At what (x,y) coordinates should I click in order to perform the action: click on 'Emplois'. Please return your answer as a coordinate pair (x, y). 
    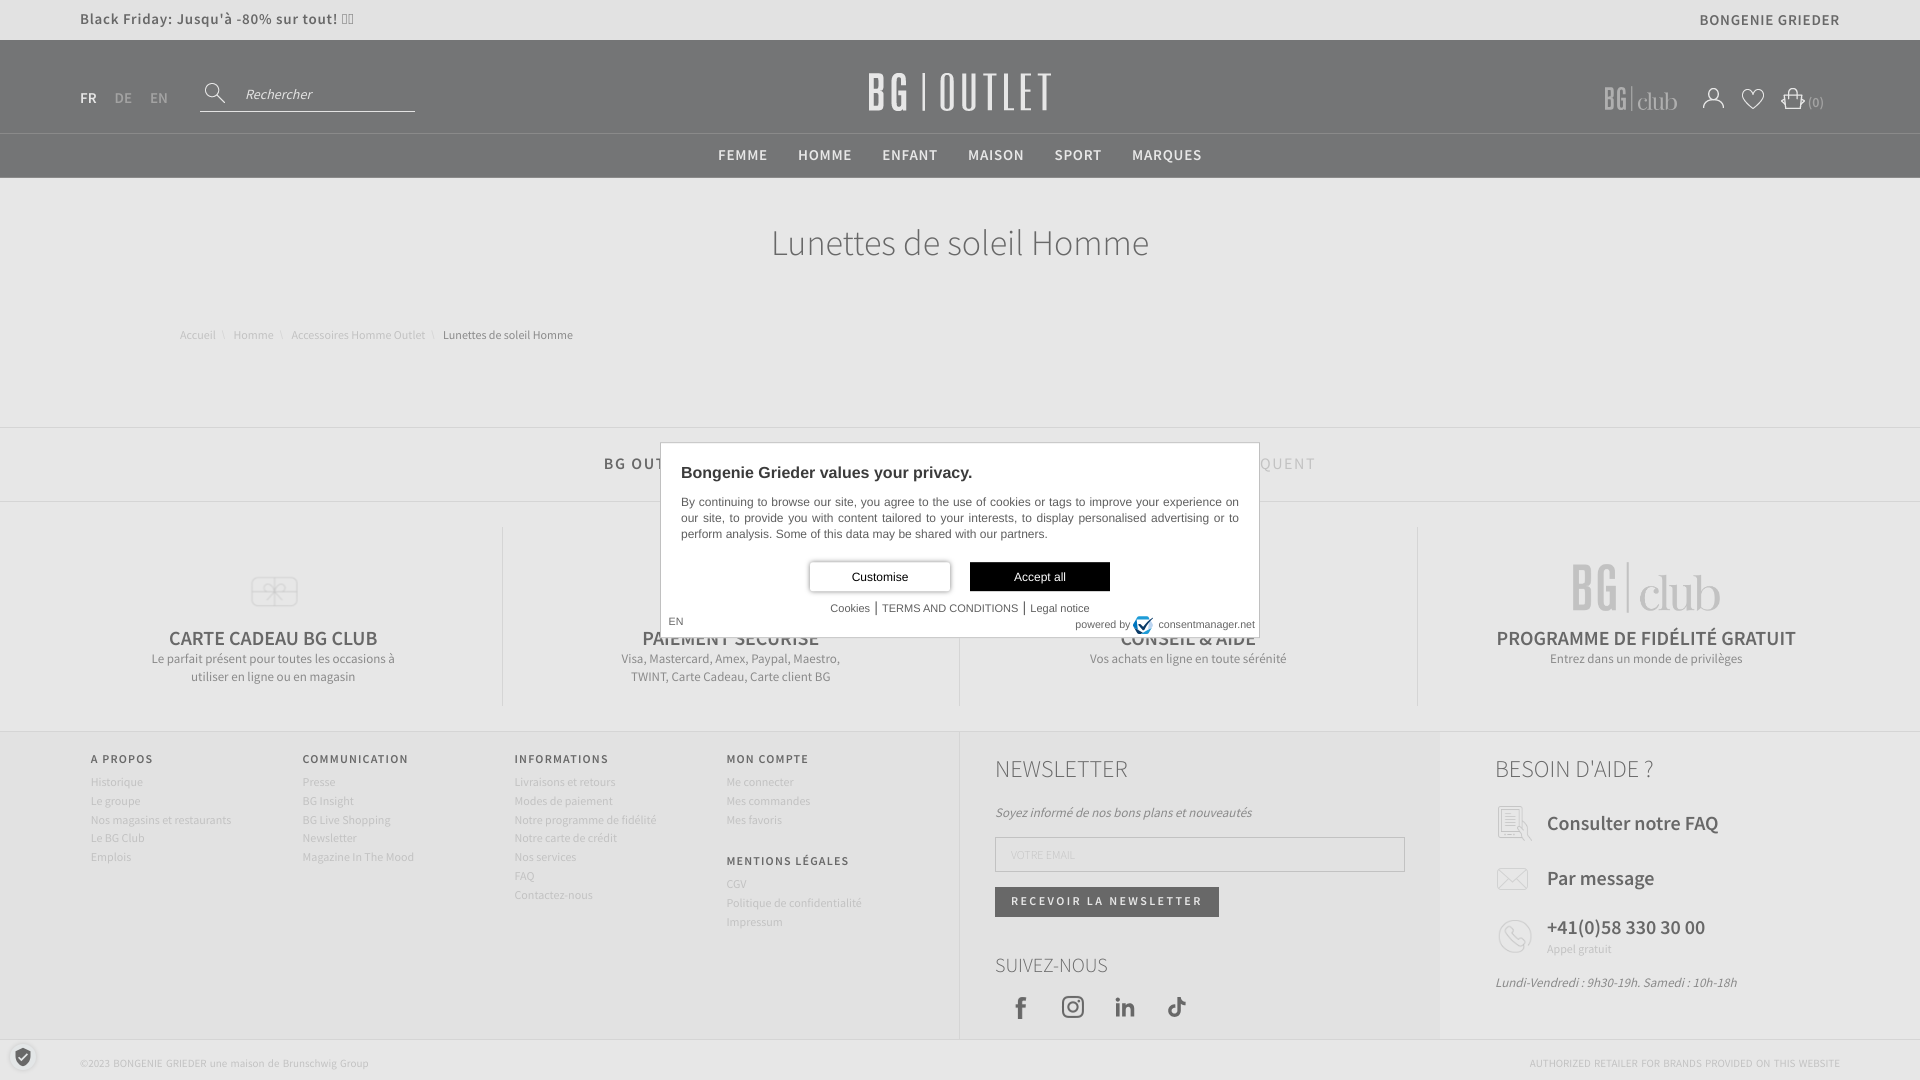
    Looking at the image, I should click on (109, 856).